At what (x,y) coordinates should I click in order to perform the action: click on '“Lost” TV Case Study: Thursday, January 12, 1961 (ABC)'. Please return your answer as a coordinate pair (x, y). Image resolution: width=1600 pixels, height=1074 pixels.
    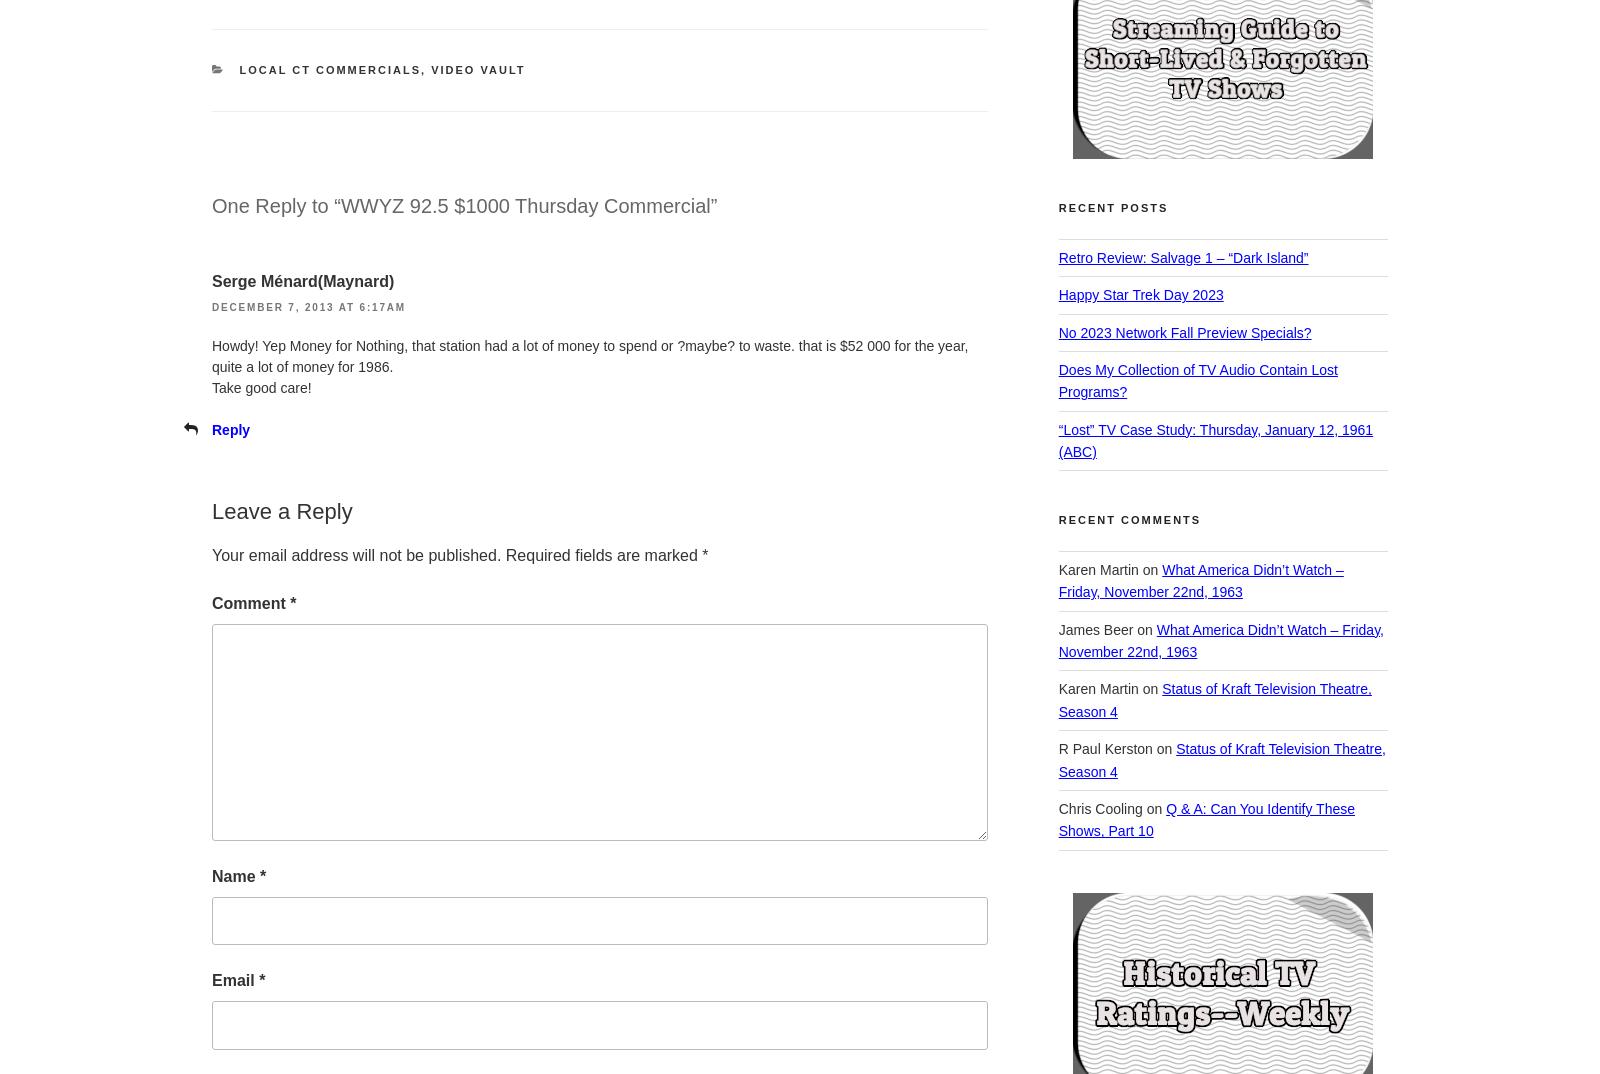
    Looking at the image, I should click on (1058, 439).